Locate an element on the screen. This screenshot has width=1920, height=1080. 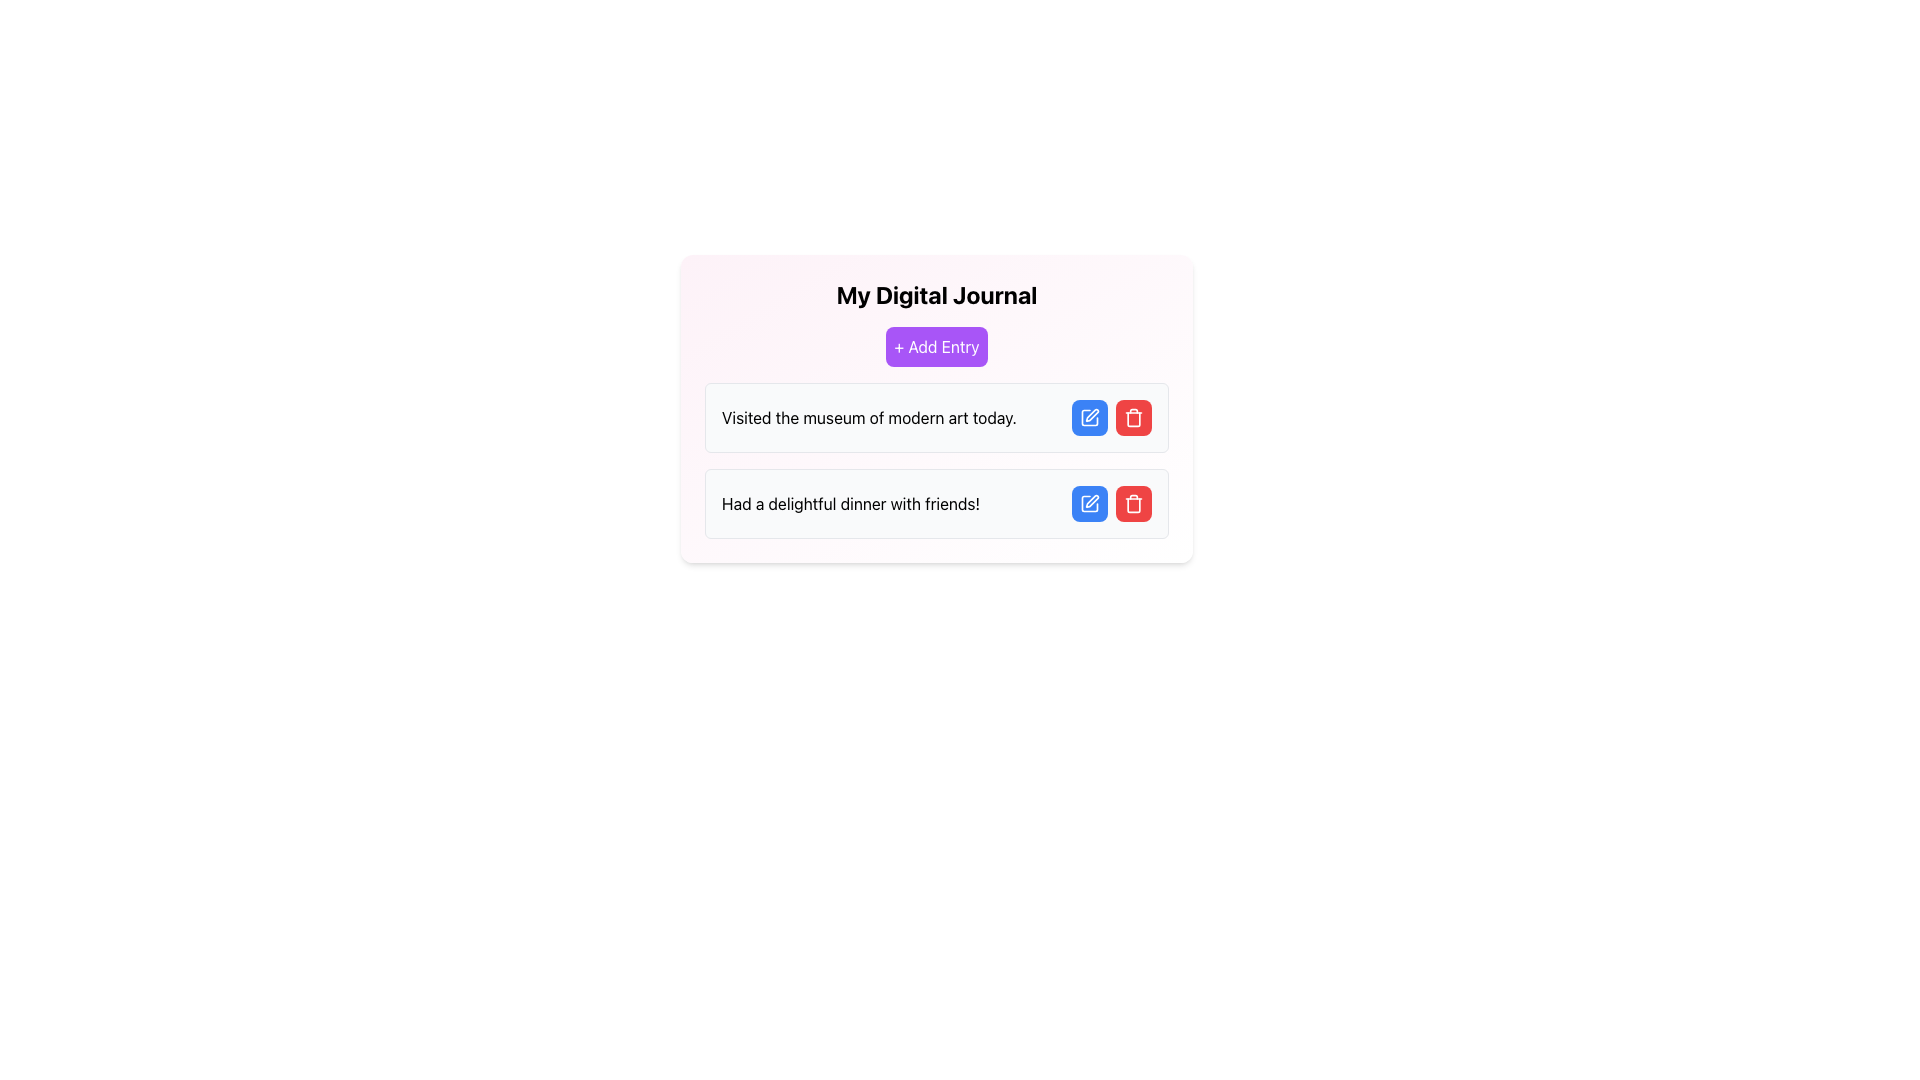
the static text block displaying 'Visited the museum of modern art today.' which is centered between the edit and delete icons is located at coordinates (869, 416).